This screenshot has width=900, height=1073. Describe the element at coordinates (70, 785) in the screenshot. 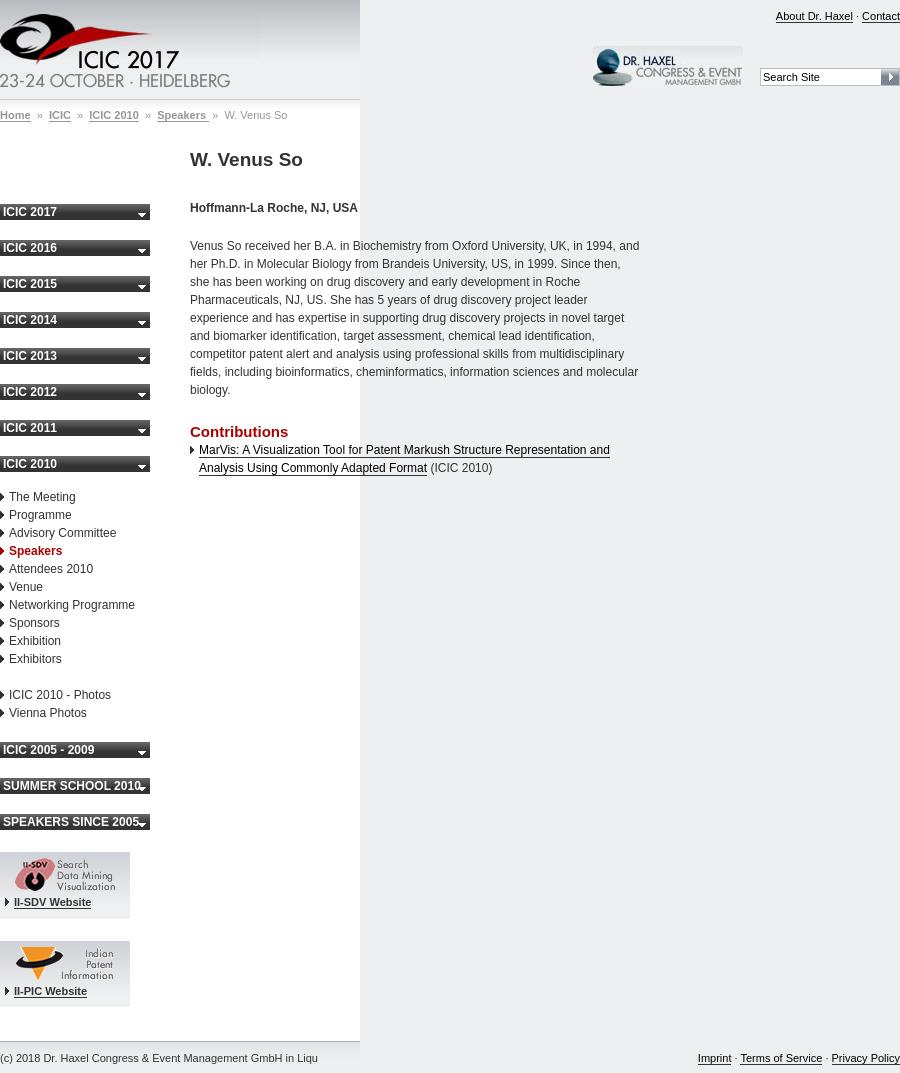

I see `'SUMMER SCHOOL 2010'` at that location.